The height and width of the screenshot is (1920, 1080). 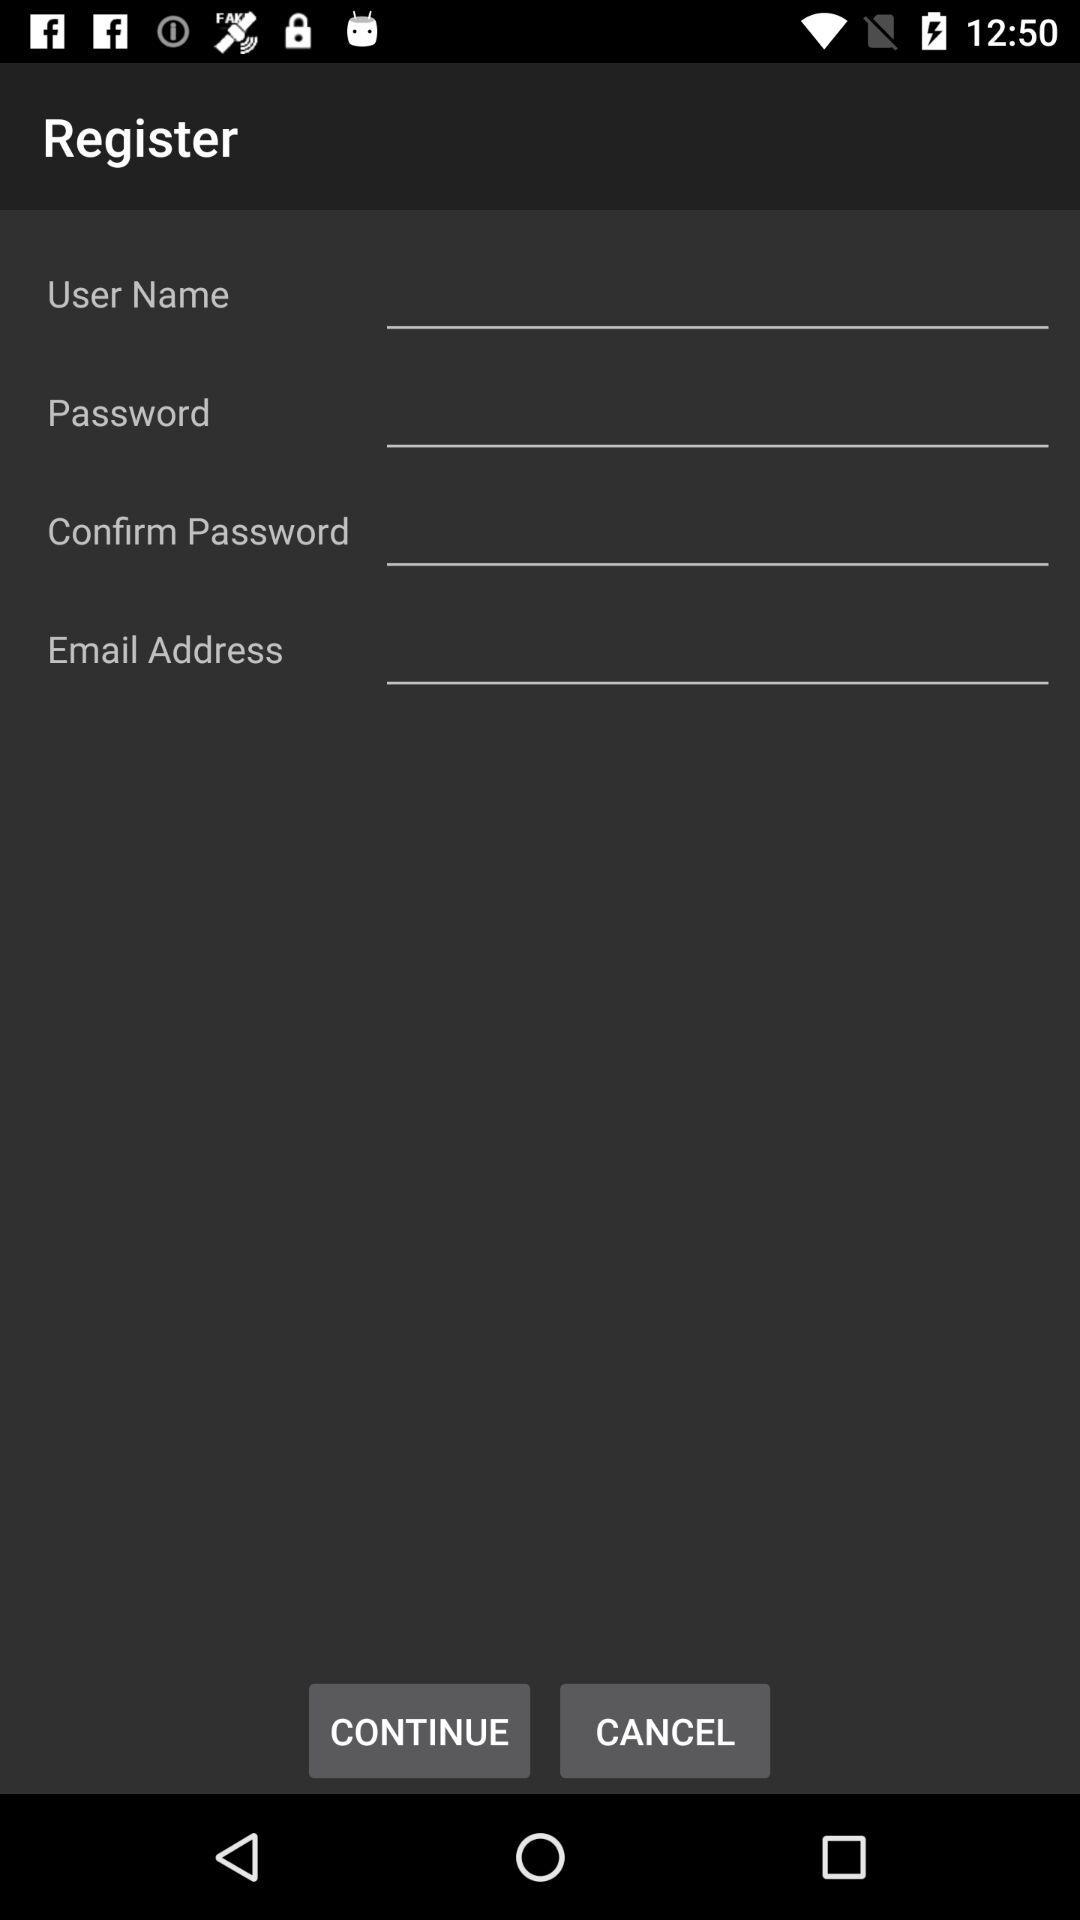 I want to click on the field next to user name, so click(x=716, y=289).